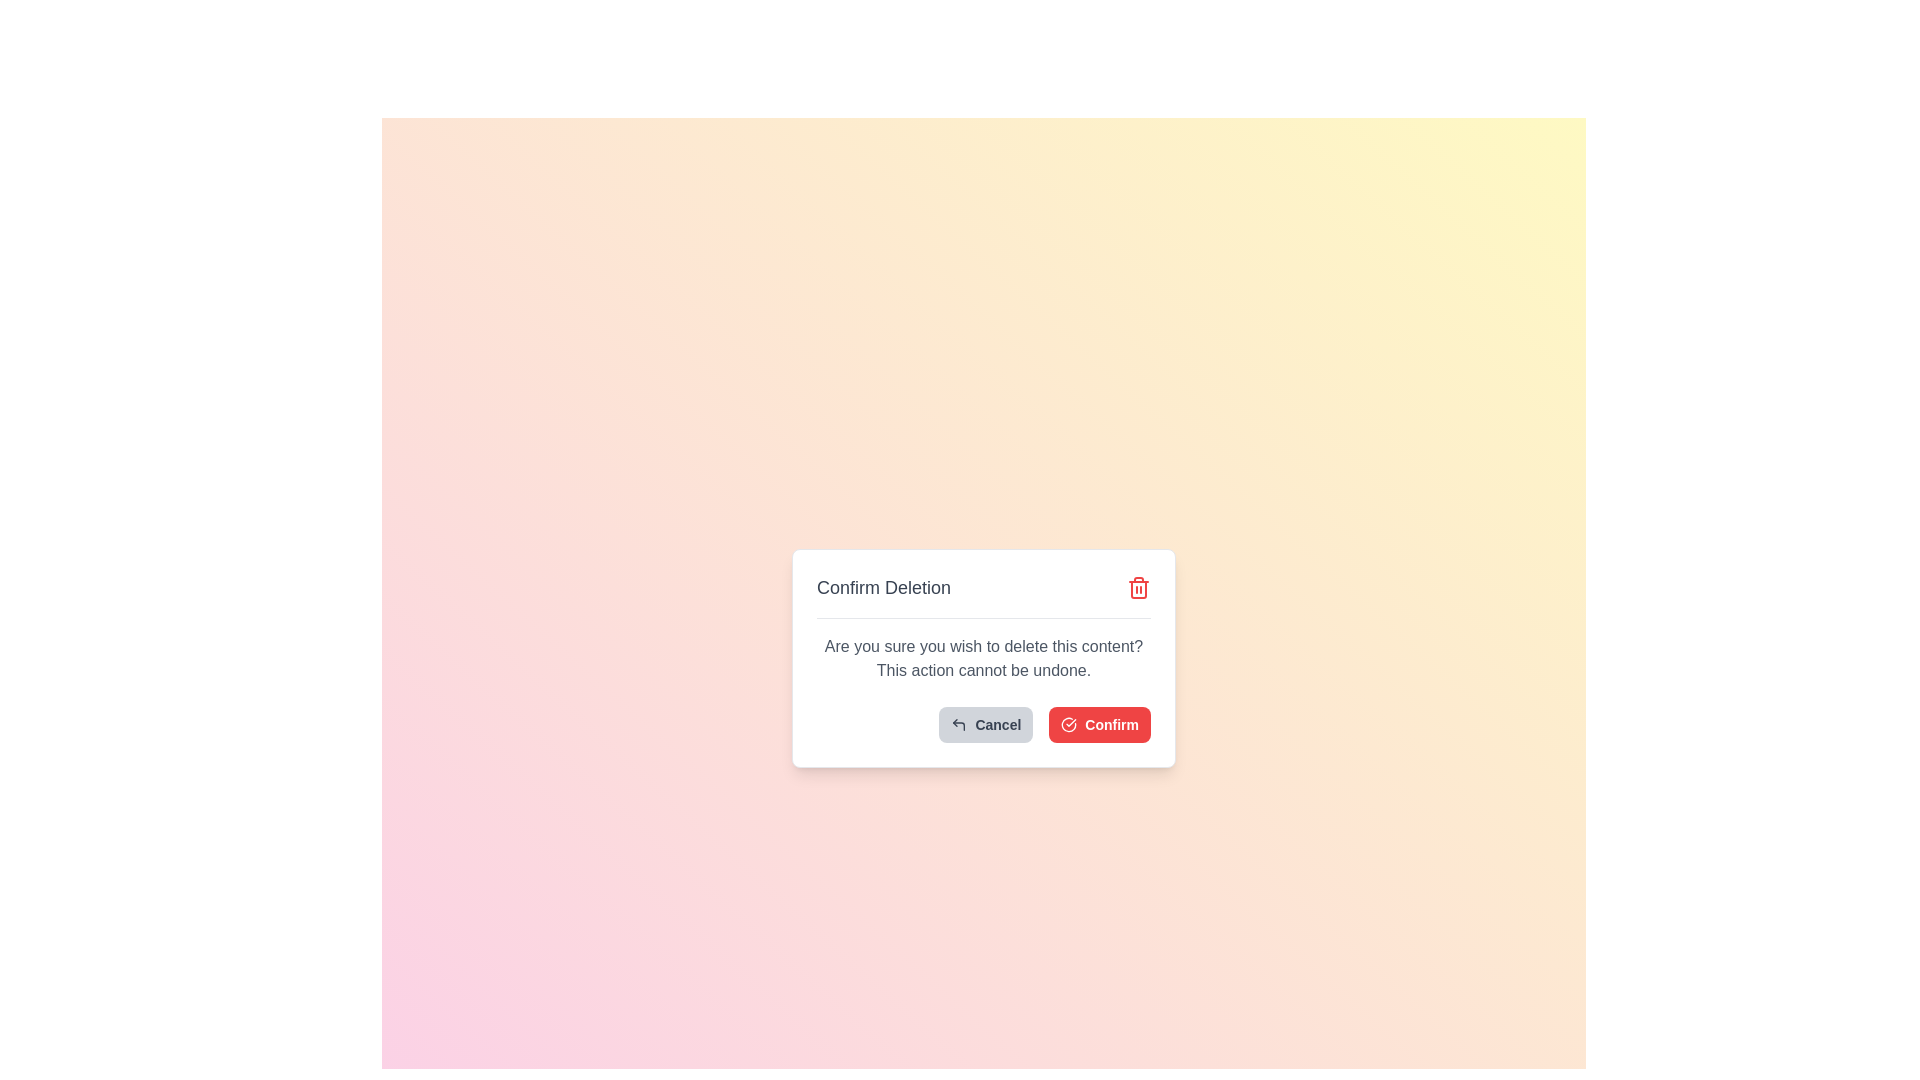  Describe the element at coordinates (986, 724) in the screenshot. I see `the 'Cancel' button with rounded corners and a gray background, which is positioned to the left of the 'Confirm' button in the modal dialog` at that location.